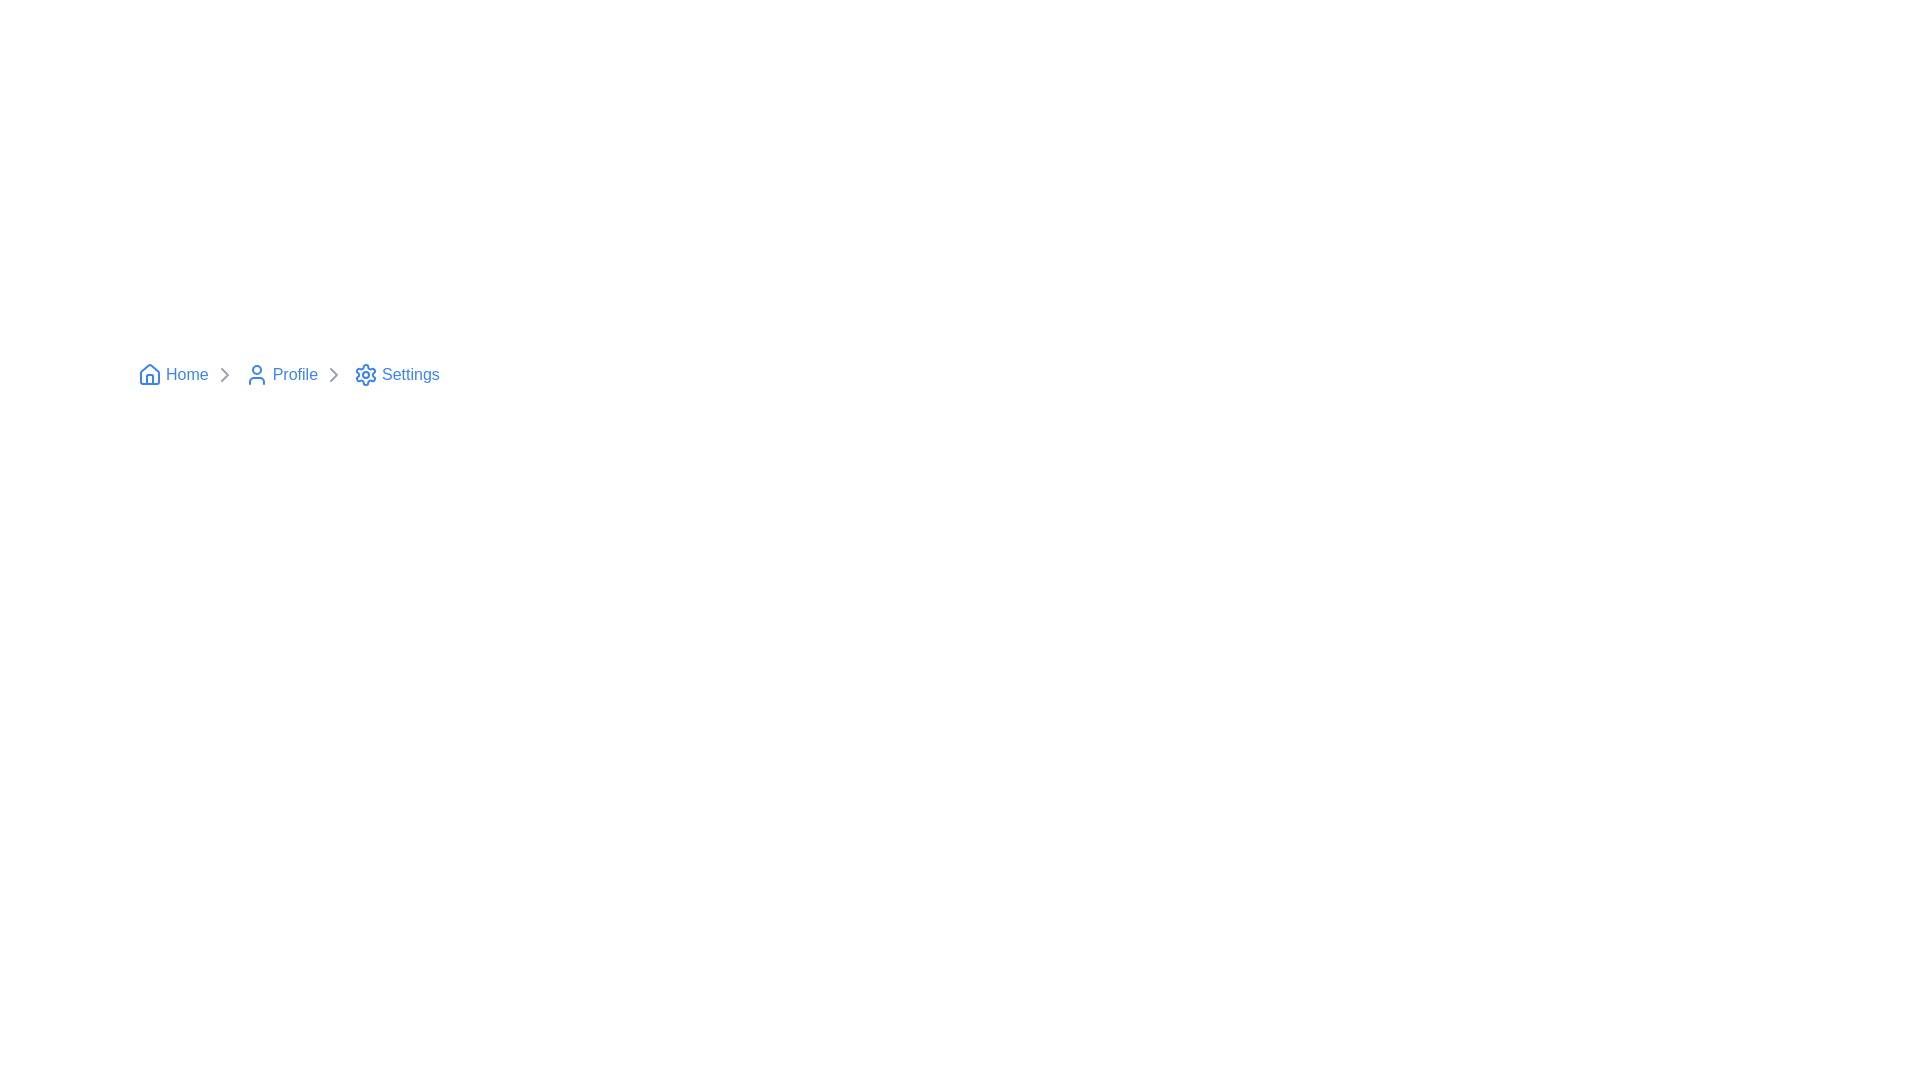  I want to click on the 'Settings' breadcrumb navigation link in the top navigation bar to underline the text, so click(396, 374).